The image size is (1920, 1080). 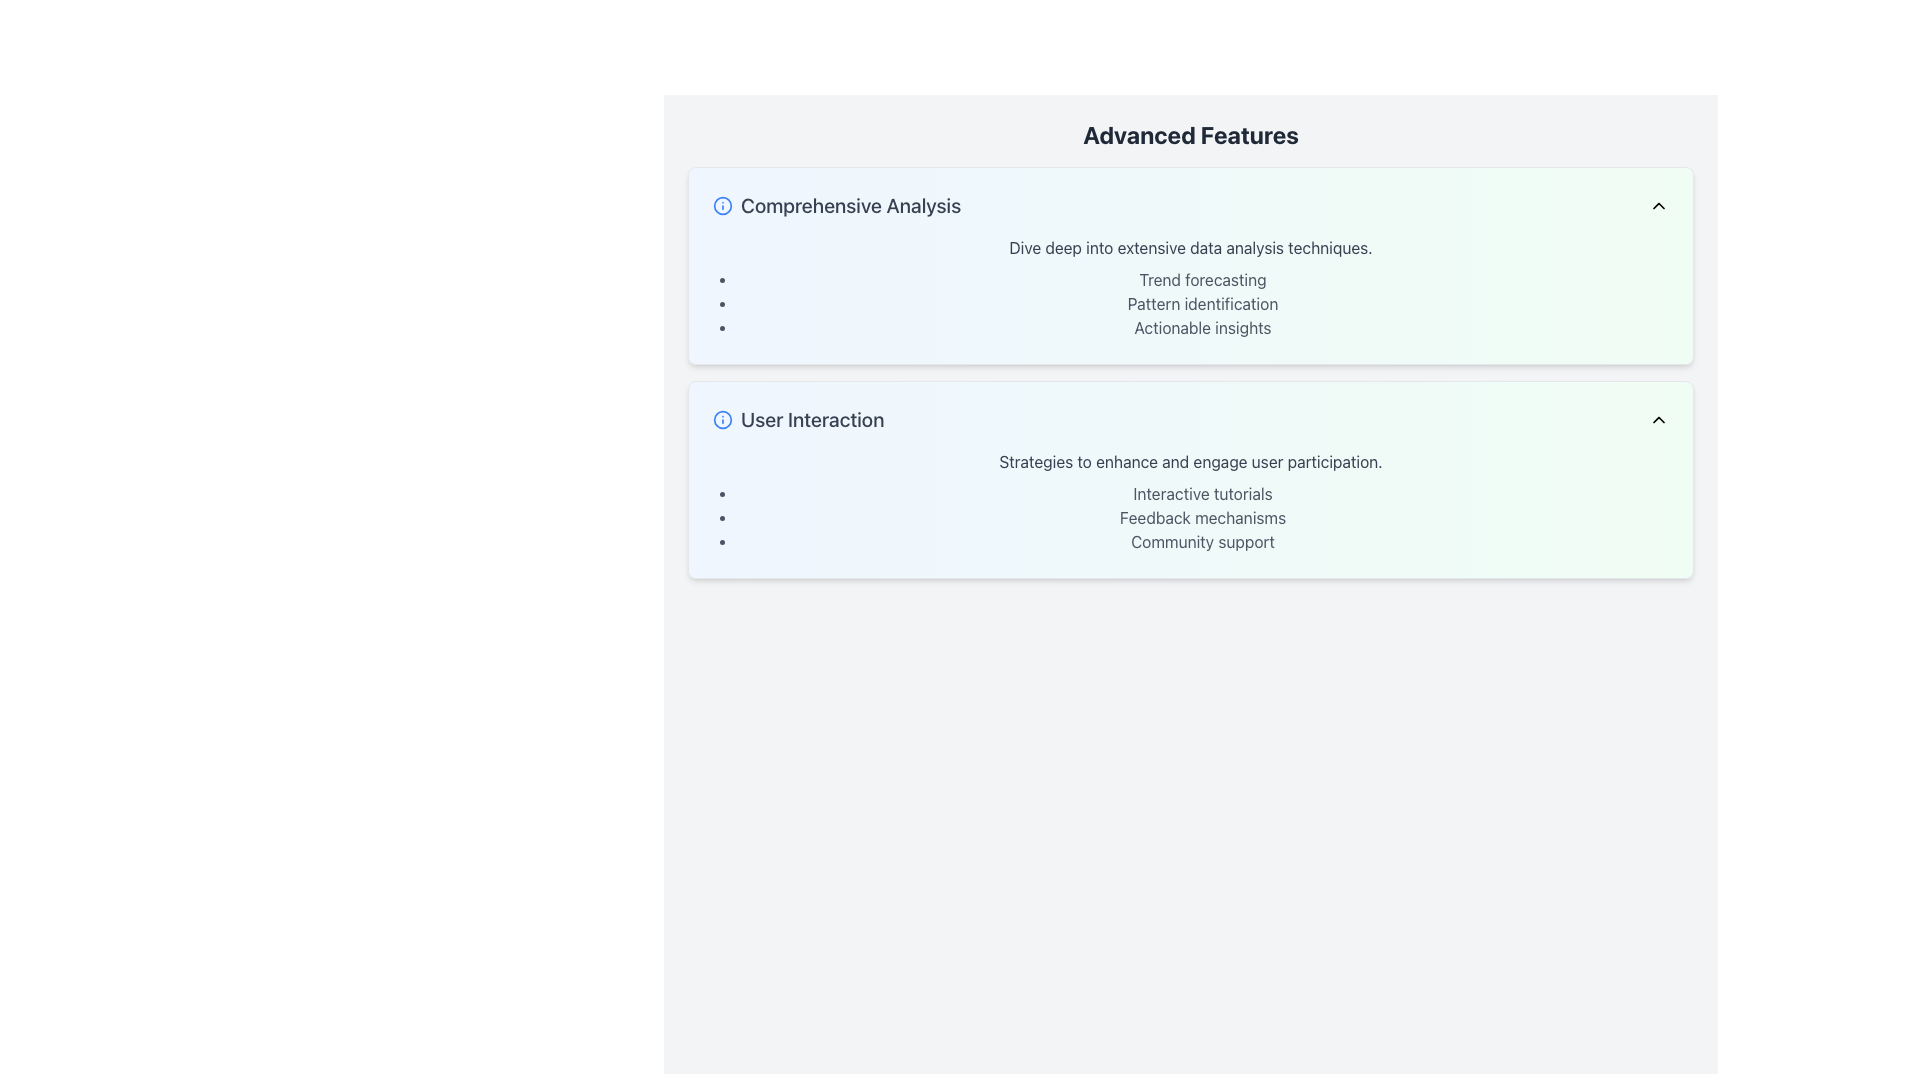 What do you see at coordinates (1202, 542) in the screenshot?
I see `the text element displaying 'Community support' in gray font, which is the last item in the bulleted list under 'User Interaction.'` at bounding box center [1202, 542].